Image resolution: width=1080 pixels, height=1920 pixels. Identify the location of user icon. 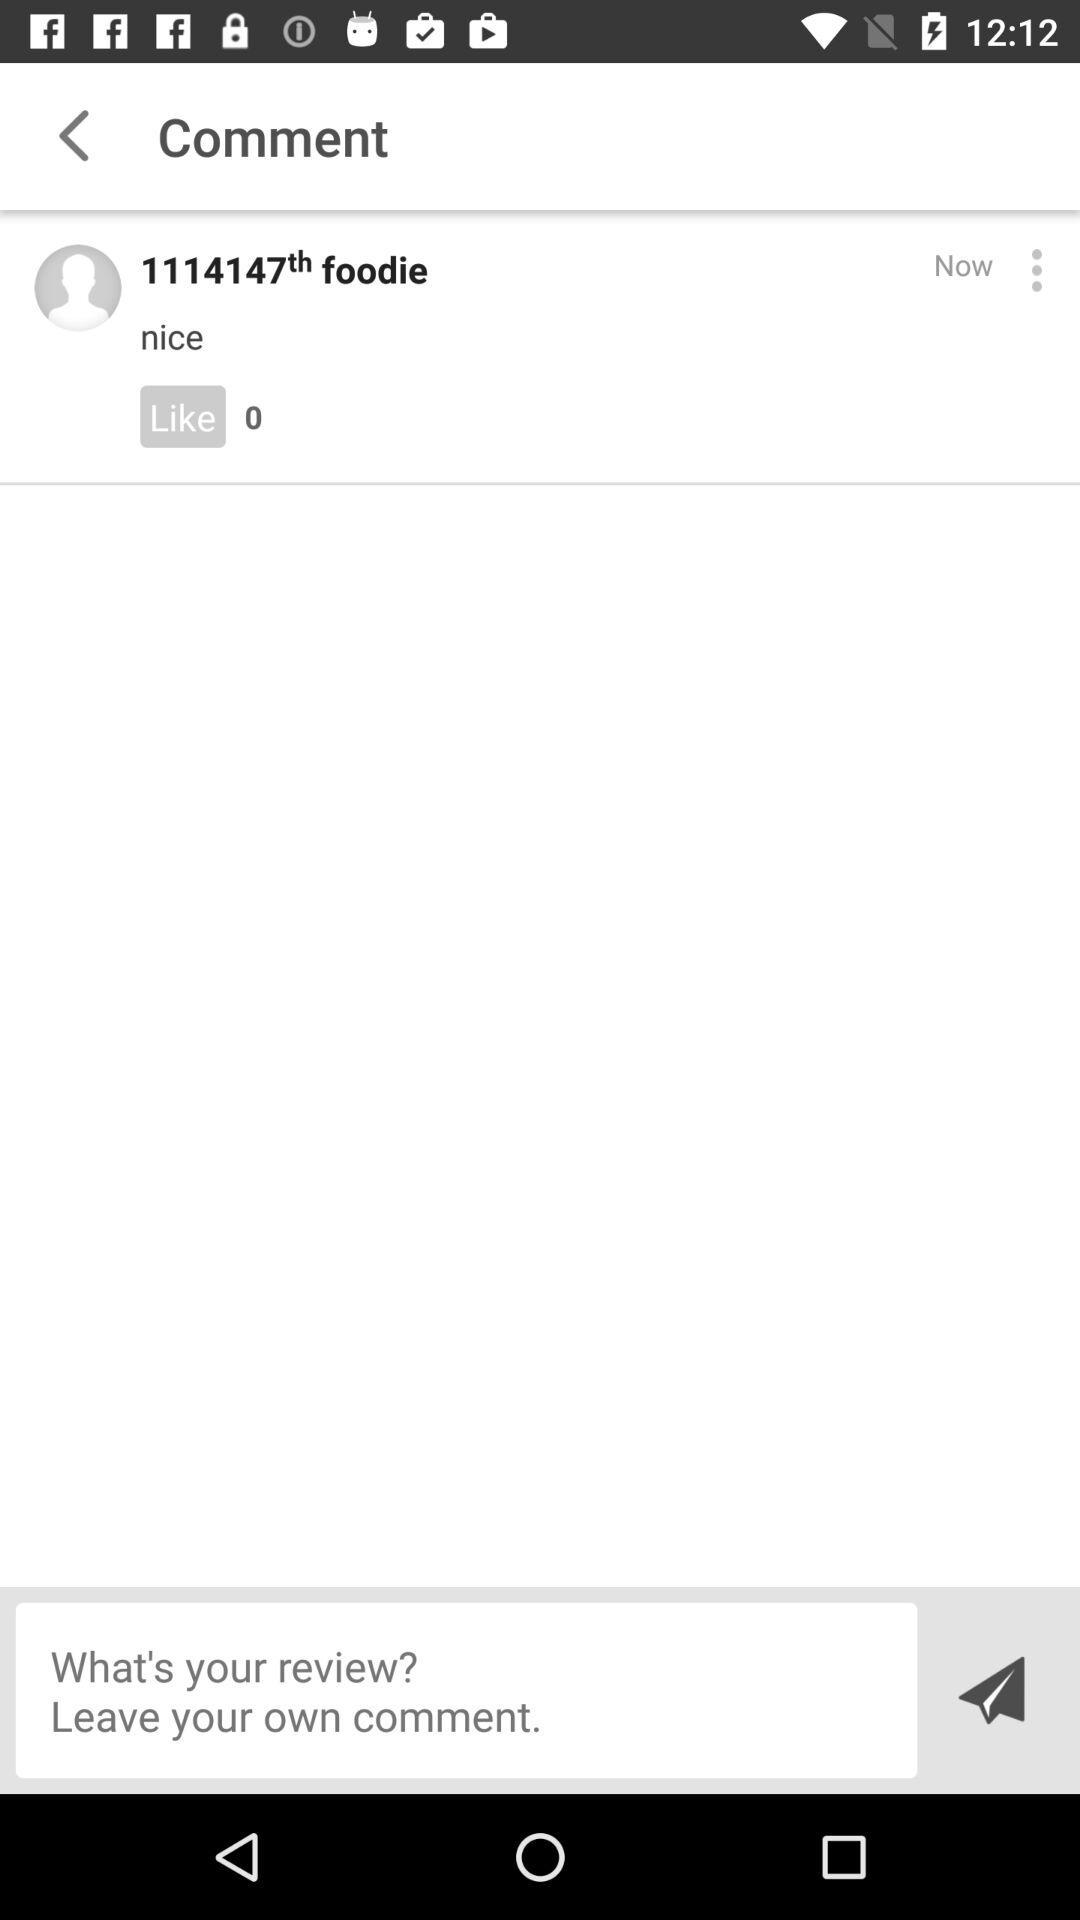
(76, 287).